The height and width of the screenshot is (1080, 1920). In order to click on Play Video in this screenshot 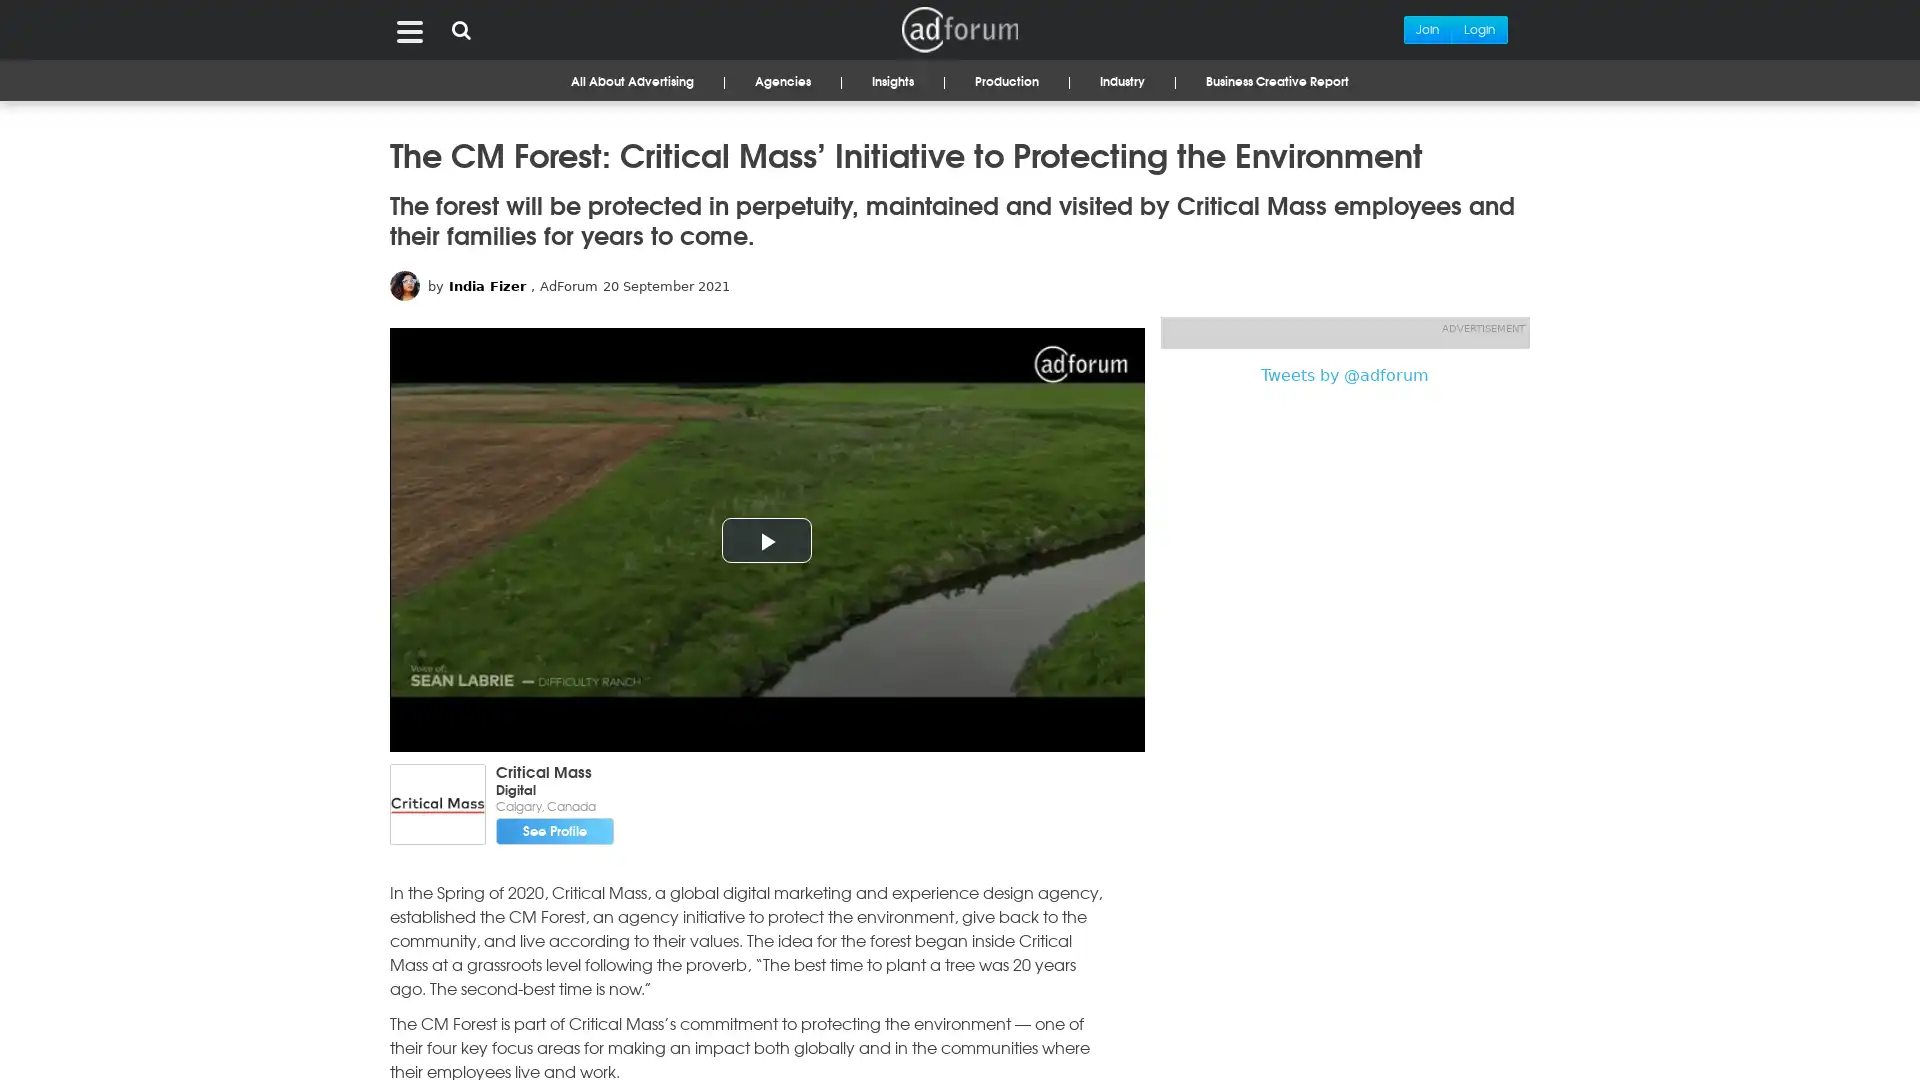, I will do `click(766, 538)`.